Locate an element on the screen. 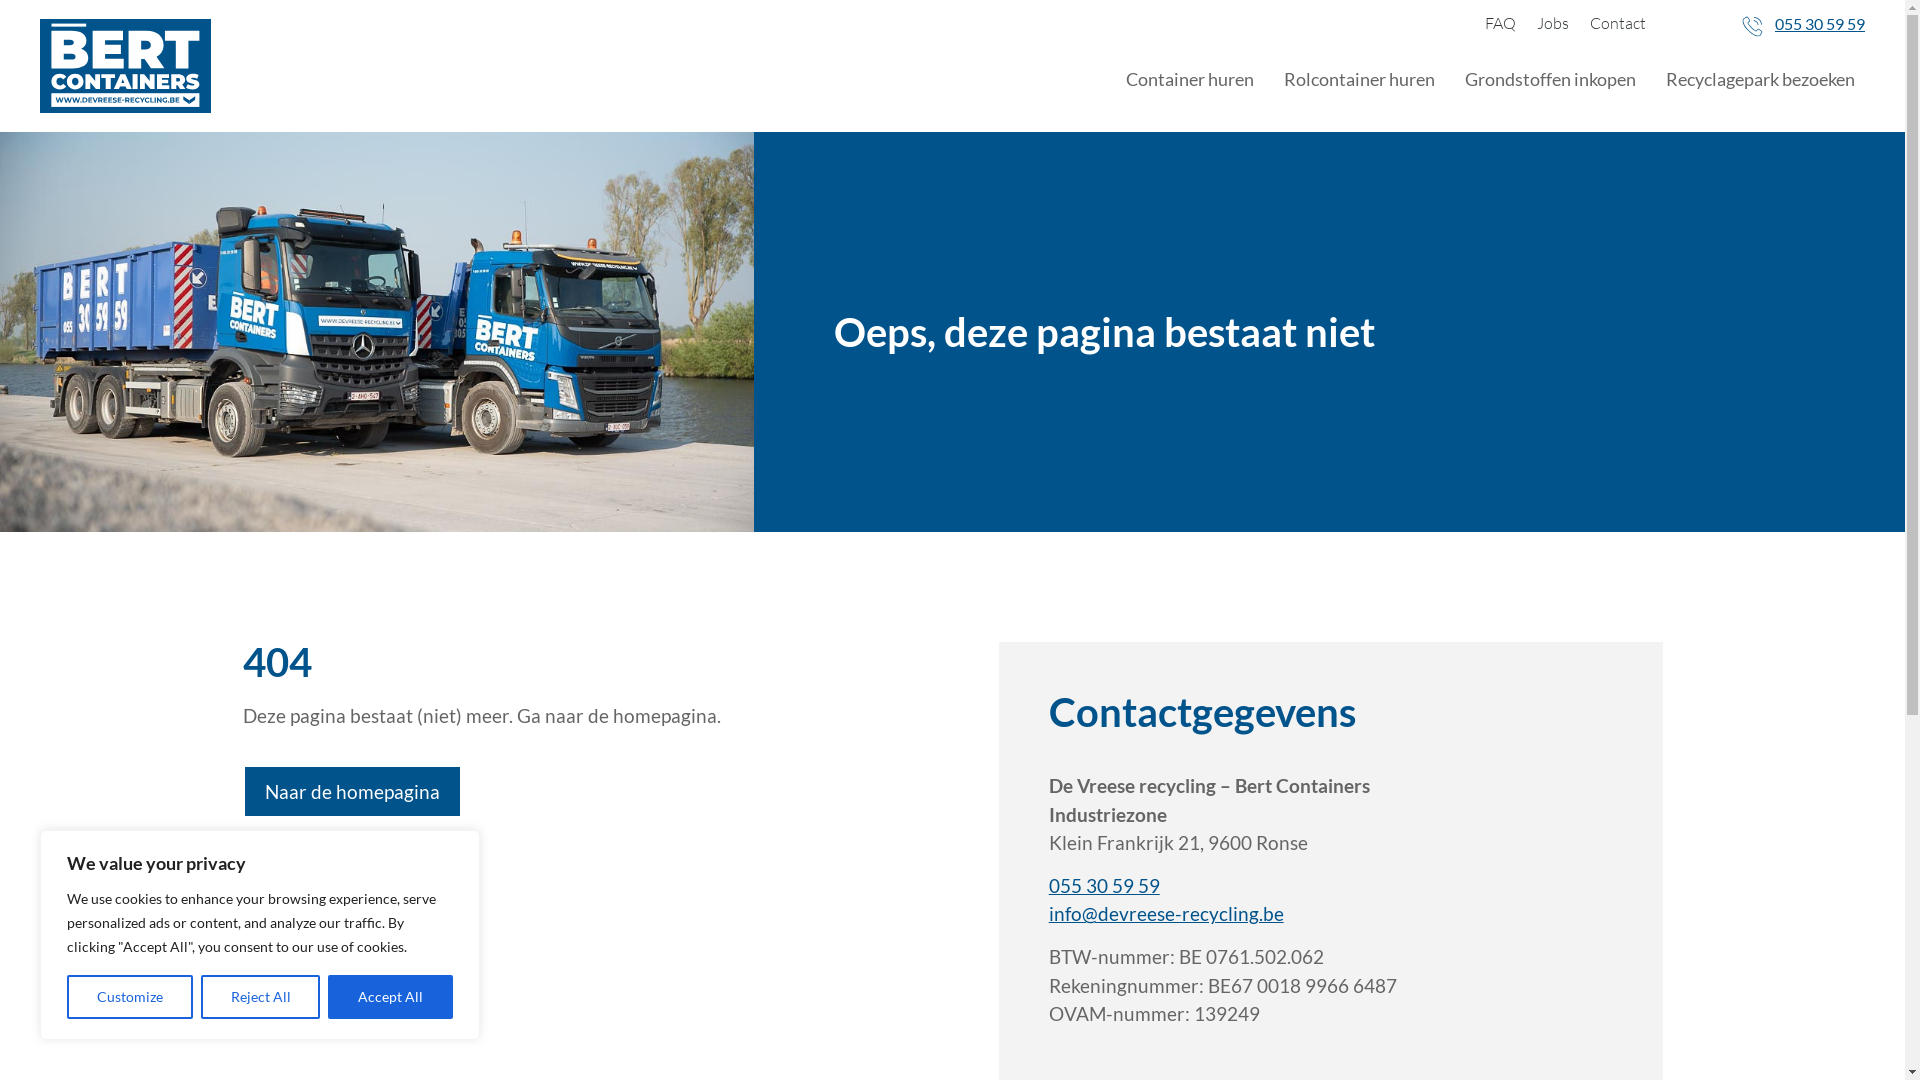 The image size is (1920, 1080). 'Naar de homepagina' is located at coordinates (240, 790).